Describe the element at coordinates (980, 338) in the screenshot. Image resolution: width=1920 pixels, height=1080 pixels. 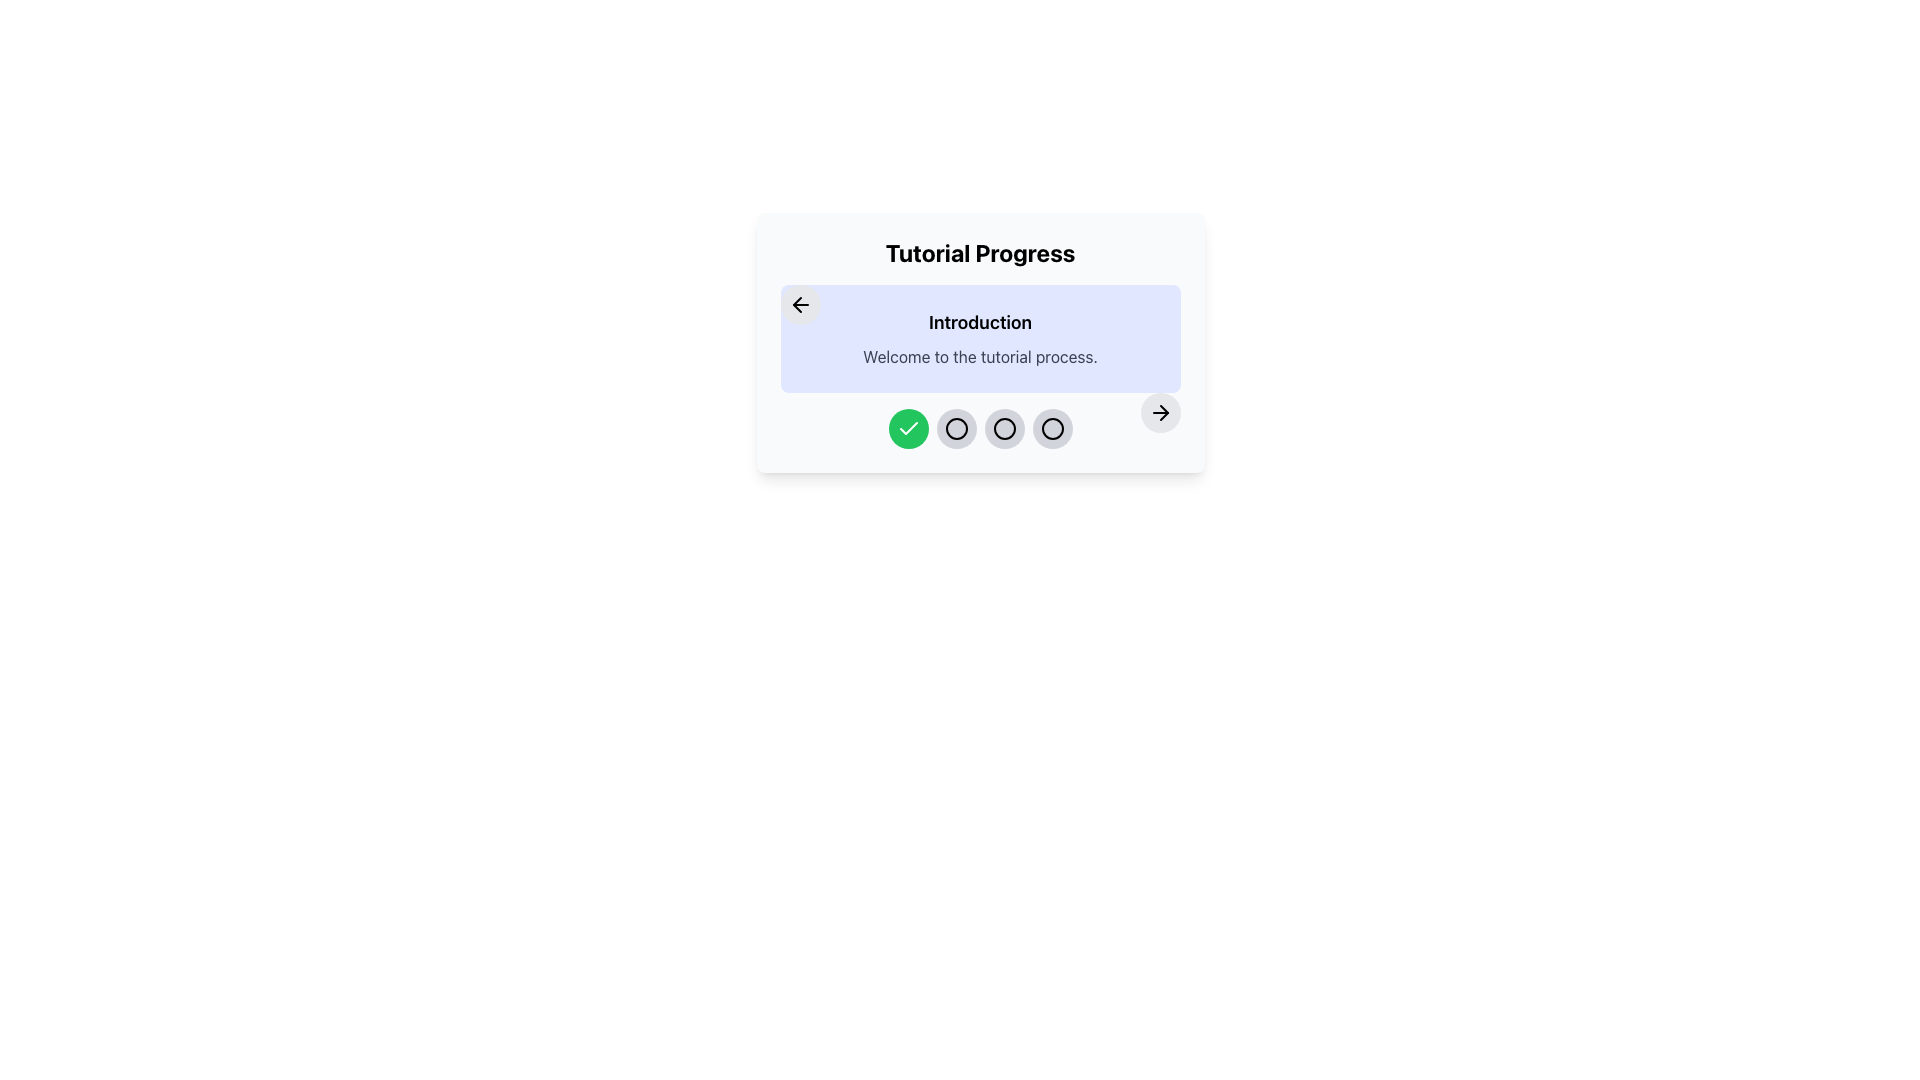
I see `tutorial introduction message displayed in the text block below the 'Tutorial Progress' header` at that location.